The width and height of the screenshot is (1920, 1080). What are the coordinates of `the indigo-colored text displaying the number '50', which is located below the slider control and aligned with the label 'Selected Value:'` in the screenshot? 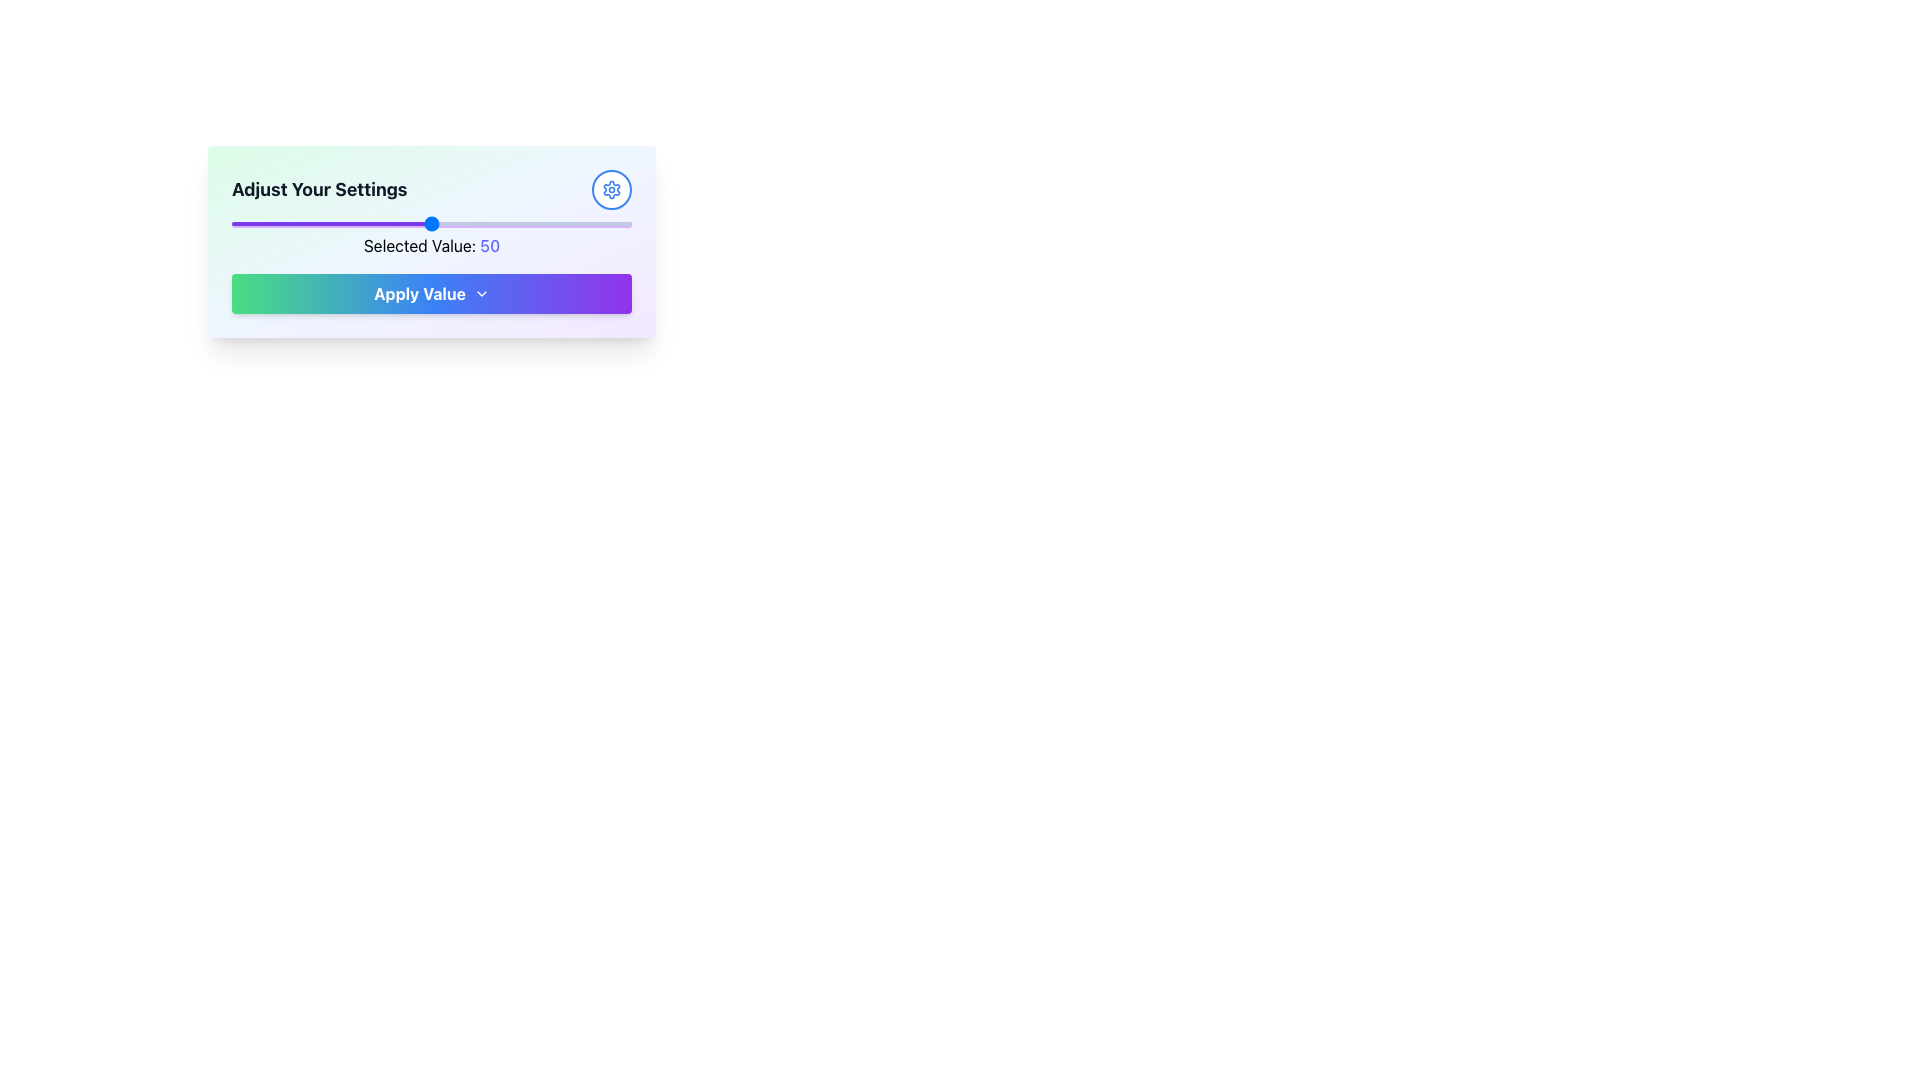 It's located at (490, 245).